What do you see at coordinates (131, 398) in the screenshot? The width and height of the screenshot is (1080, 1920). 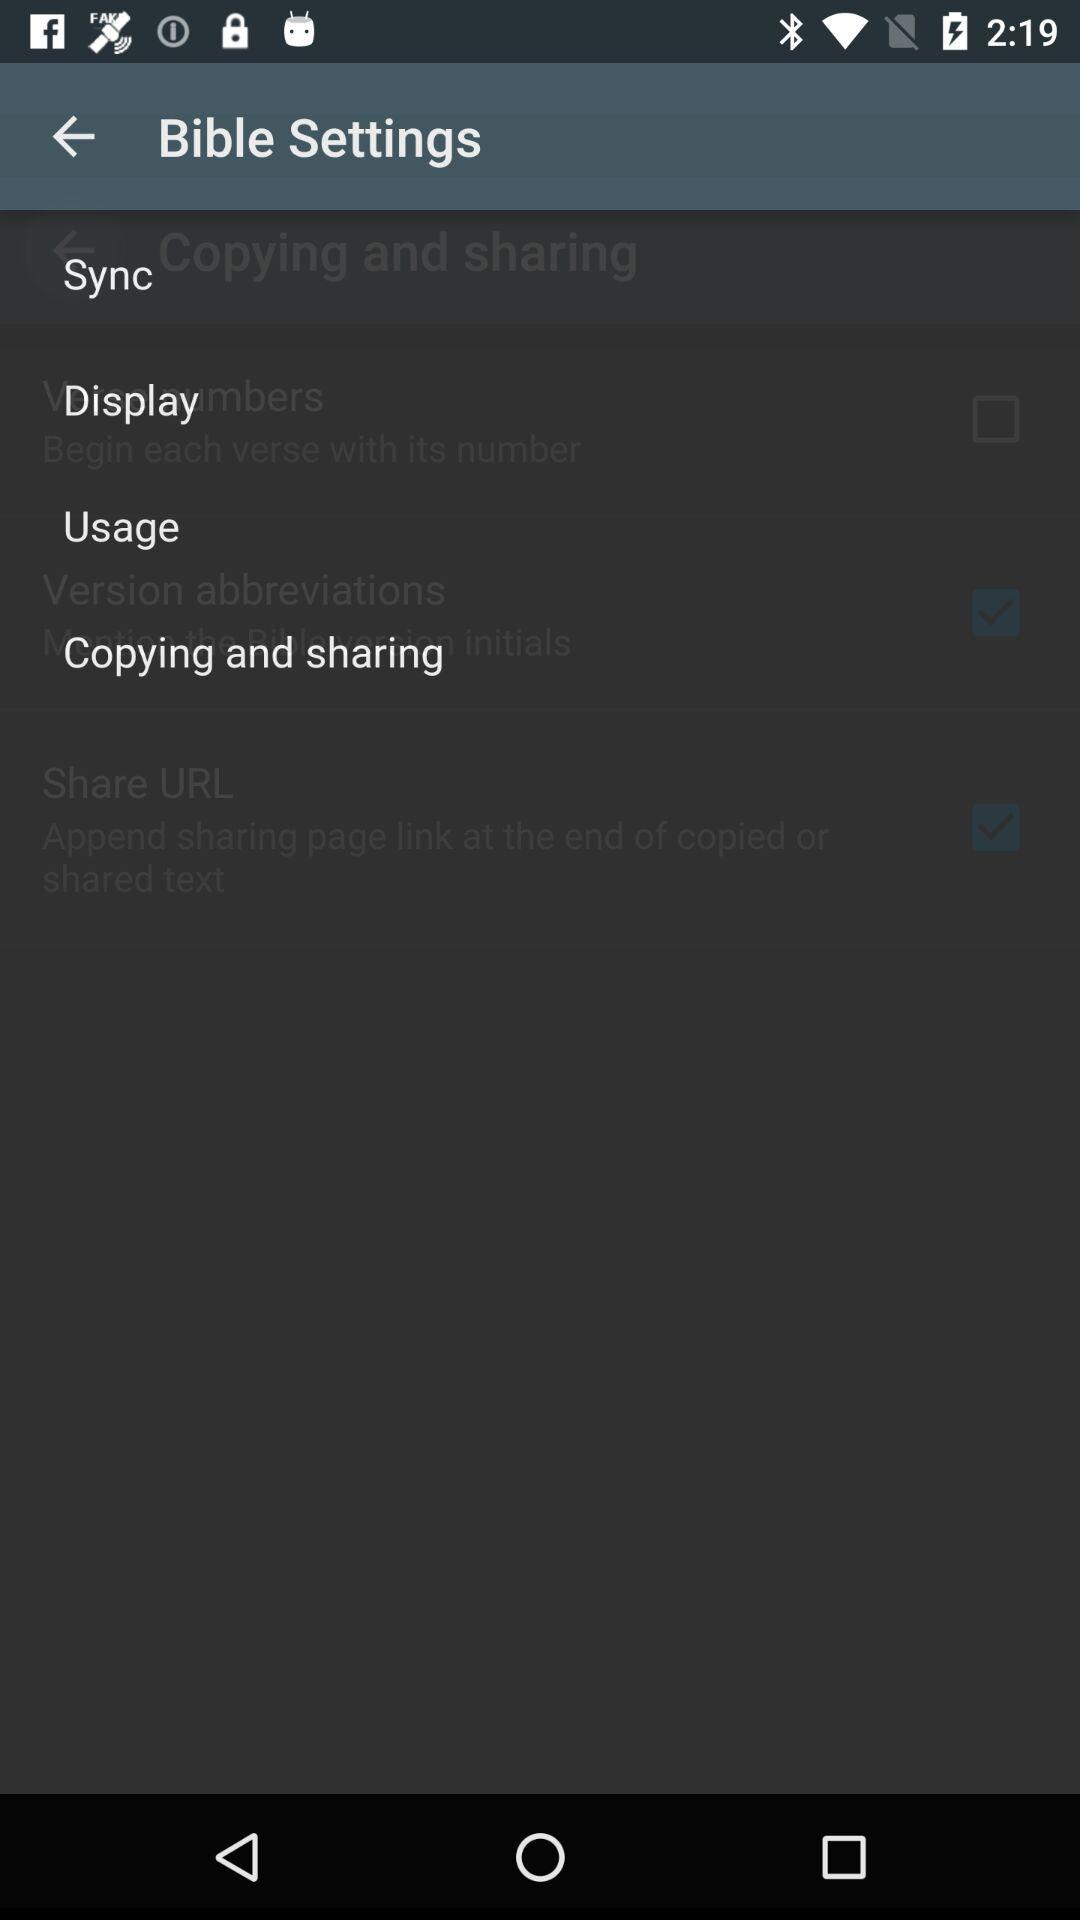 I see `display` at bounding box center [131, 398].